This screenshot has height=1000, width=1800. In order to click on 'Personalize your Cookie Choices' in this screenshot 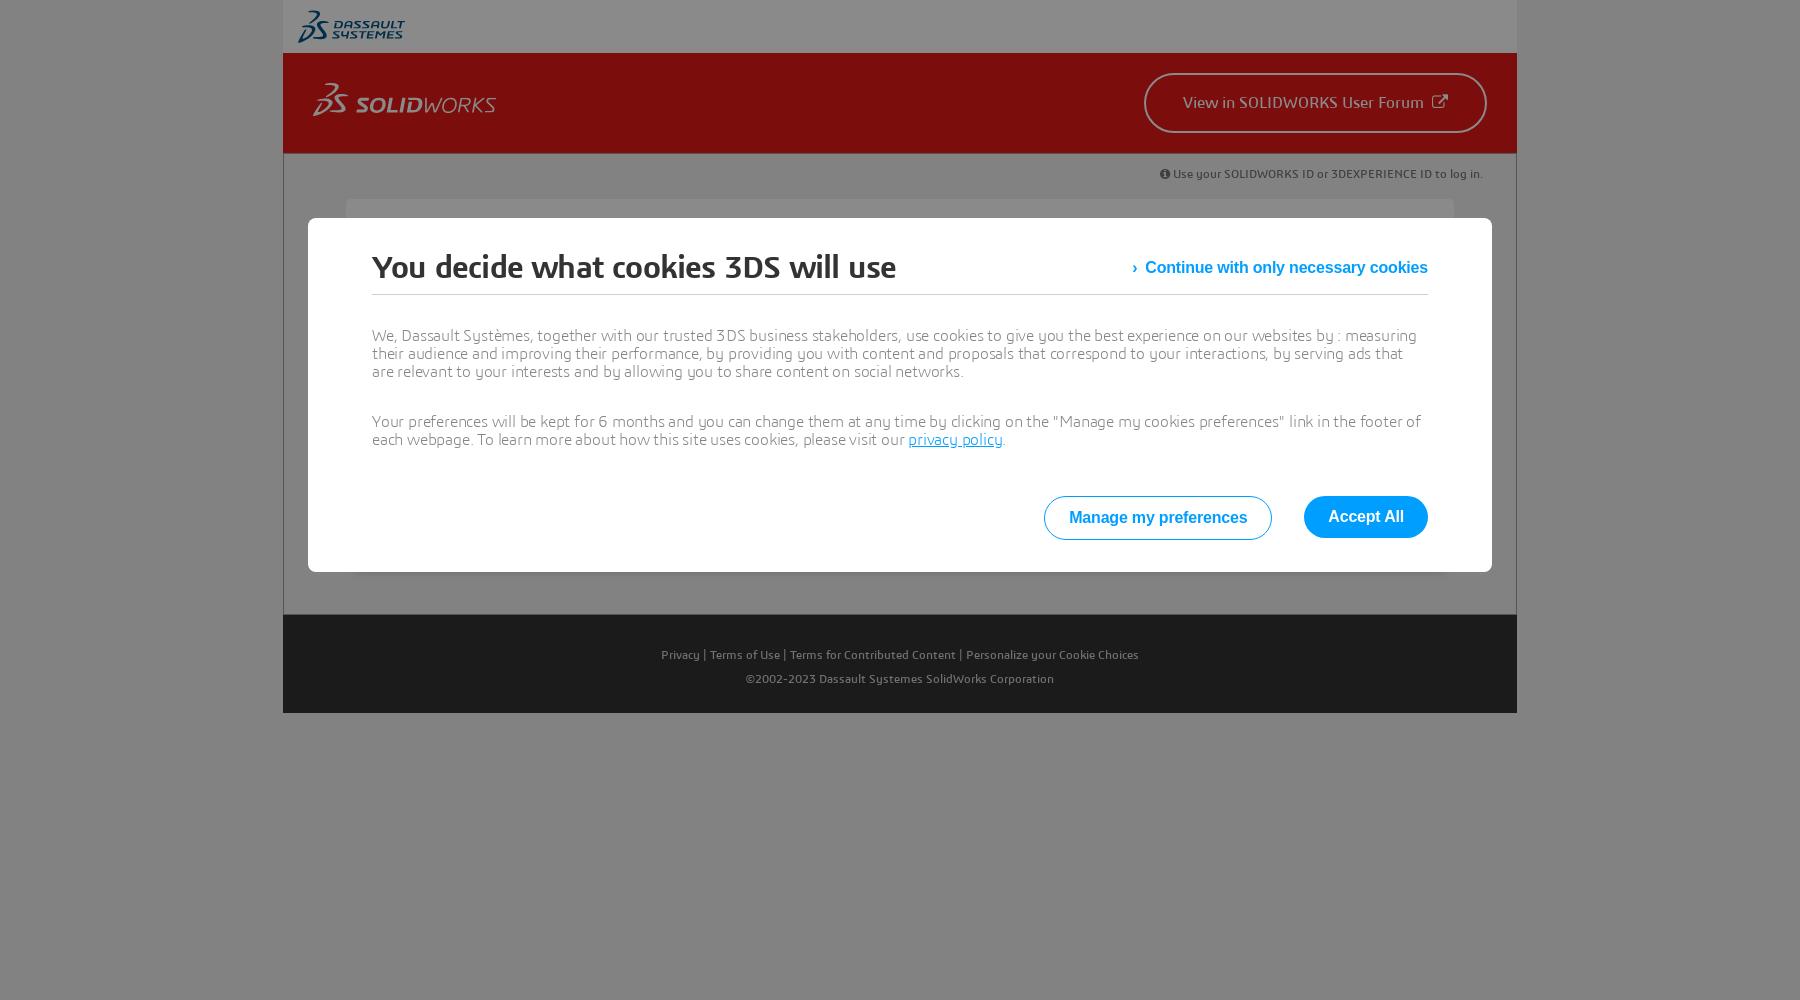, I will do `click(965, 654)`.